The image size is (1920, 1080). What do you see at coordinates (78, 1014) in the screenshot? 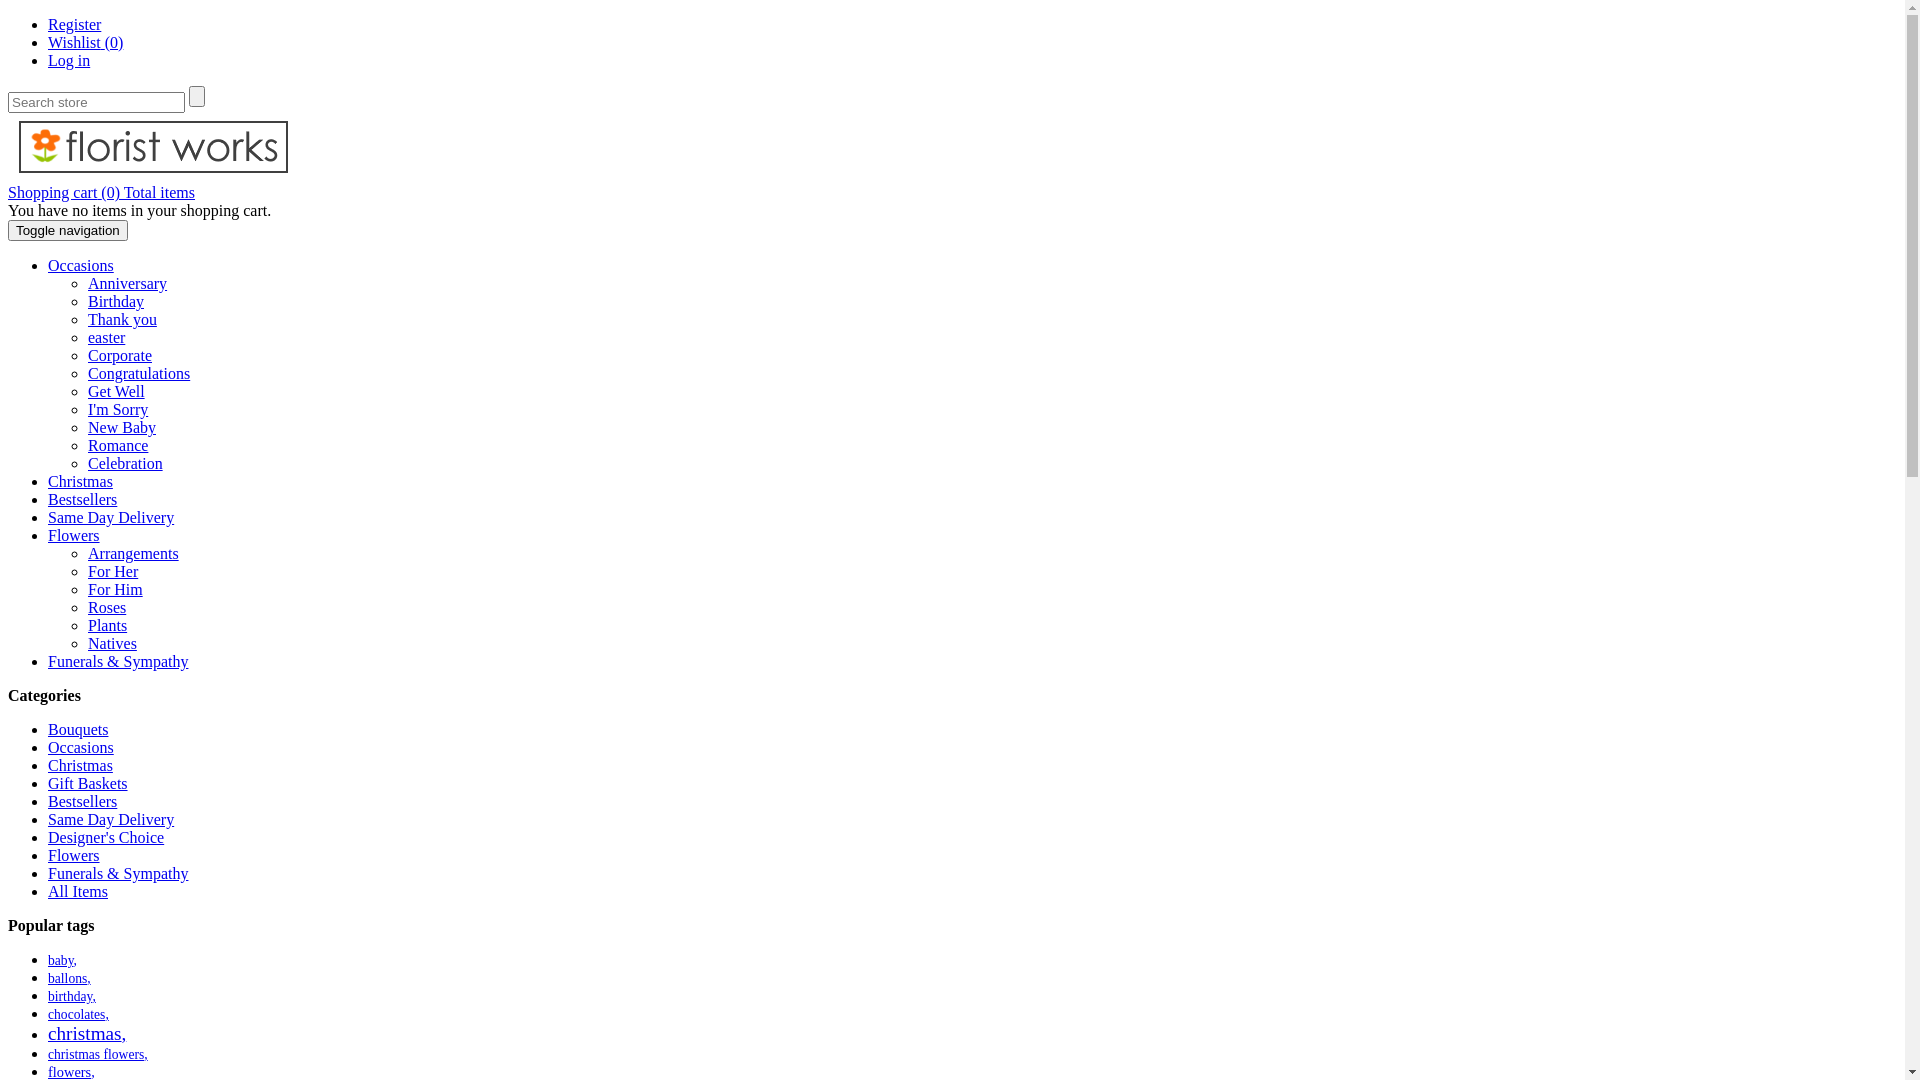
I see `'chocolates,'` at bounding box center [78, 1014].